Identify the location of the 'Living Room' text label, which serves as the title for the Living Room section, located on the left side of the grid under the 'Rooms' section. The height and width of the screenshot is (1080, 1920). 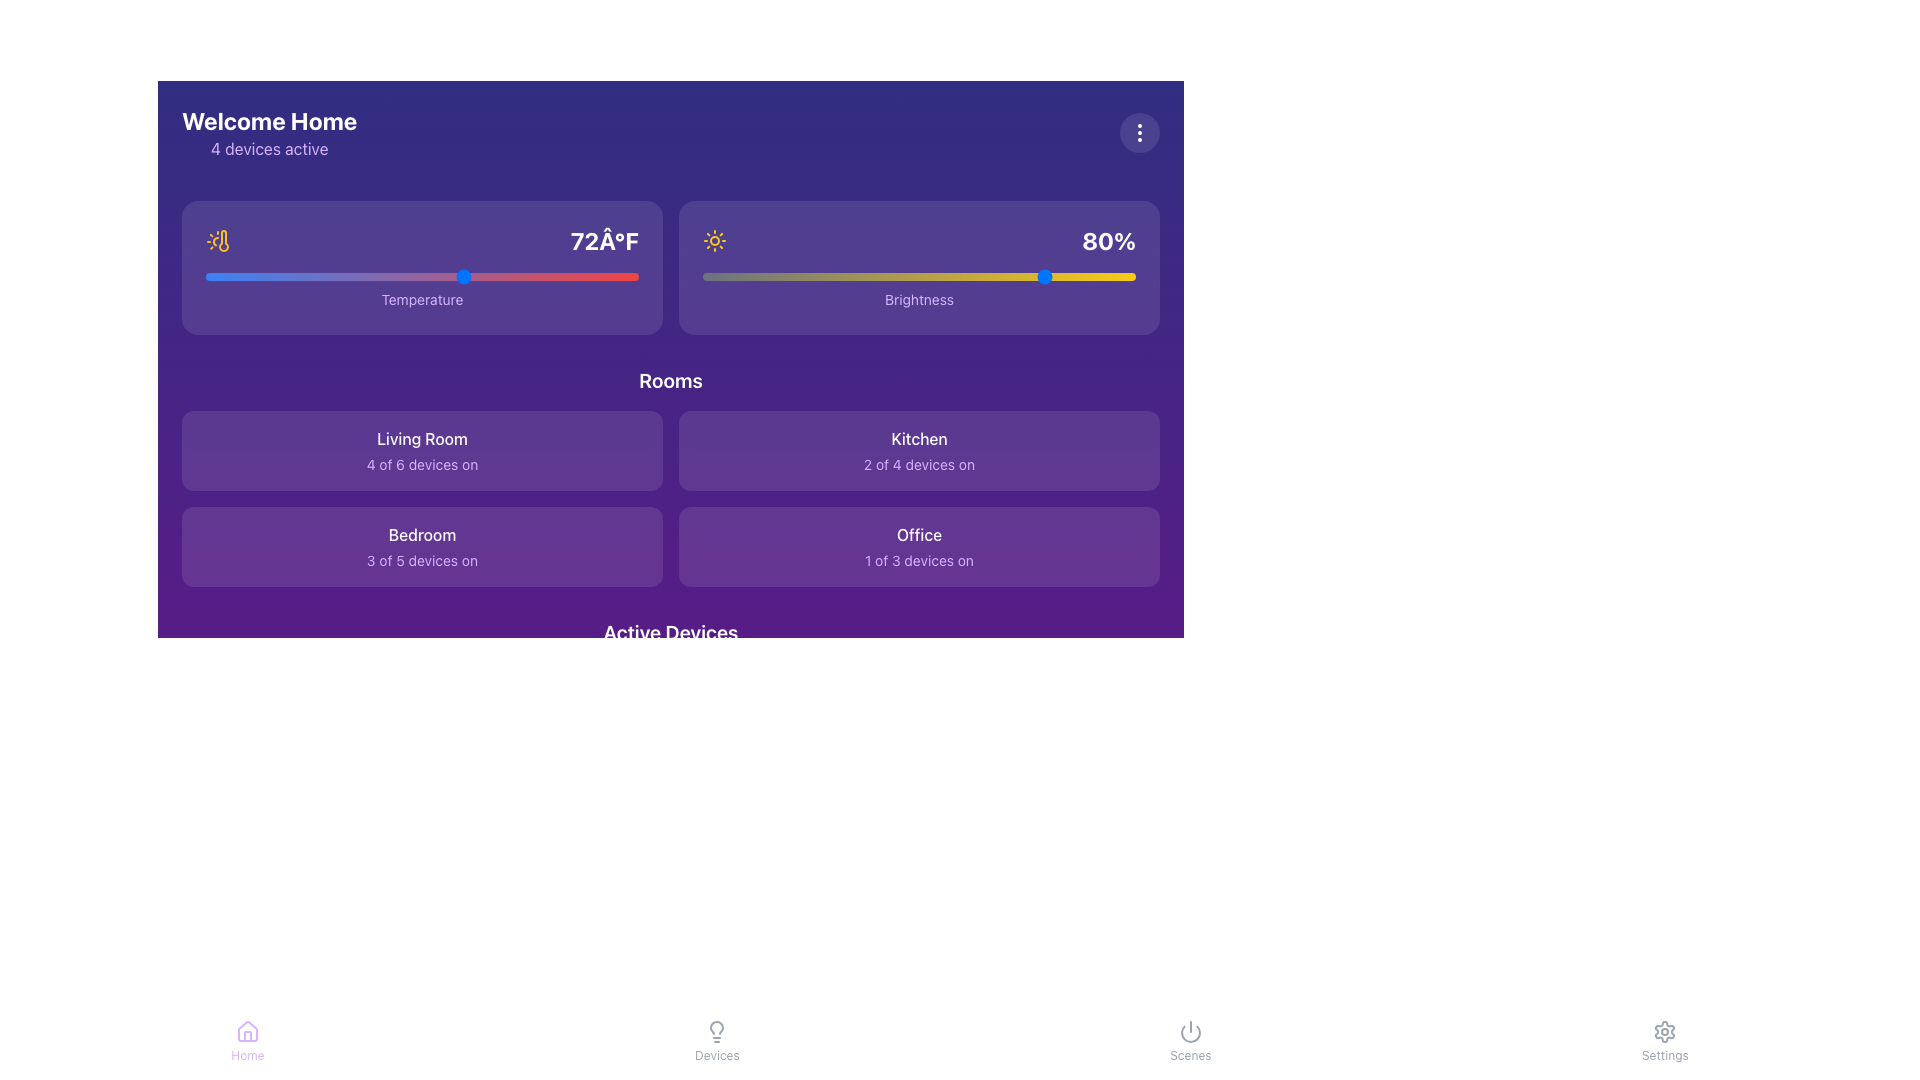
(421, 438).